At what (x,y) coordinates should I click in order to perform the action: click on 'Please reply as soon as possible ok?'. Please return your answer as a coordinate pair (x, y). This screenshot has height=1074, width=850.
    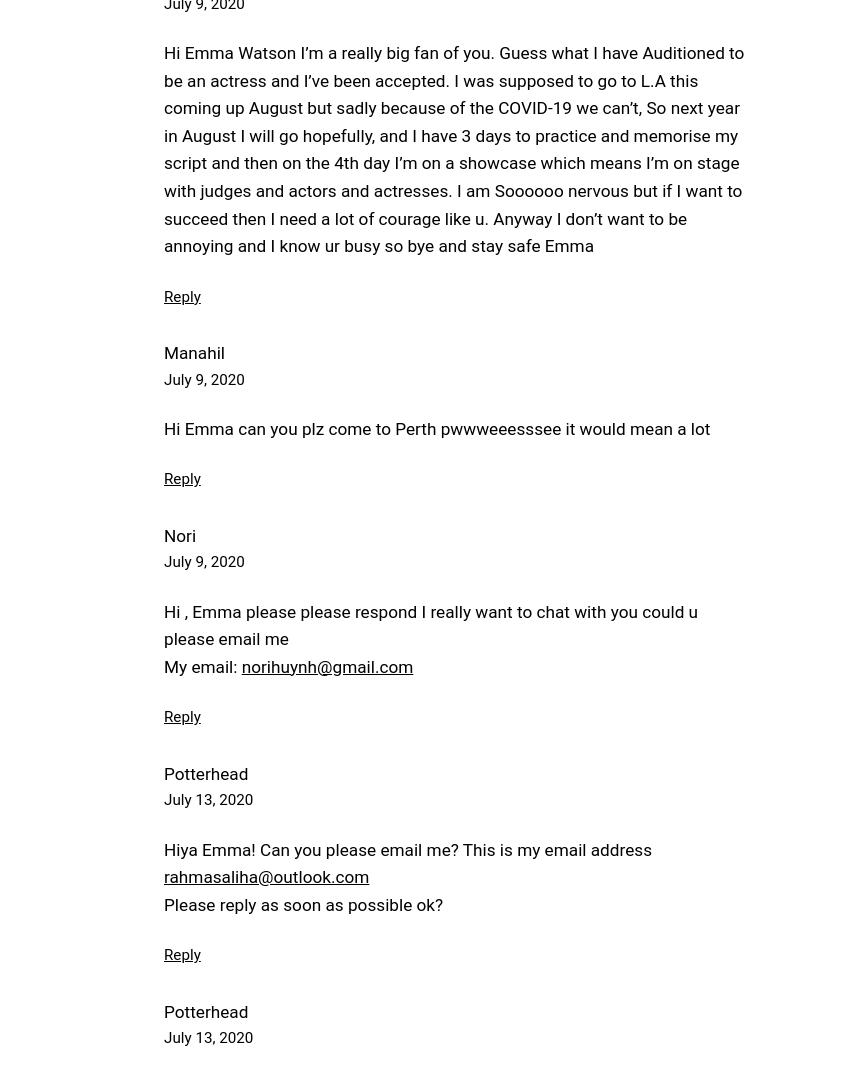
    Looking at the image, I should click on (303, 902).